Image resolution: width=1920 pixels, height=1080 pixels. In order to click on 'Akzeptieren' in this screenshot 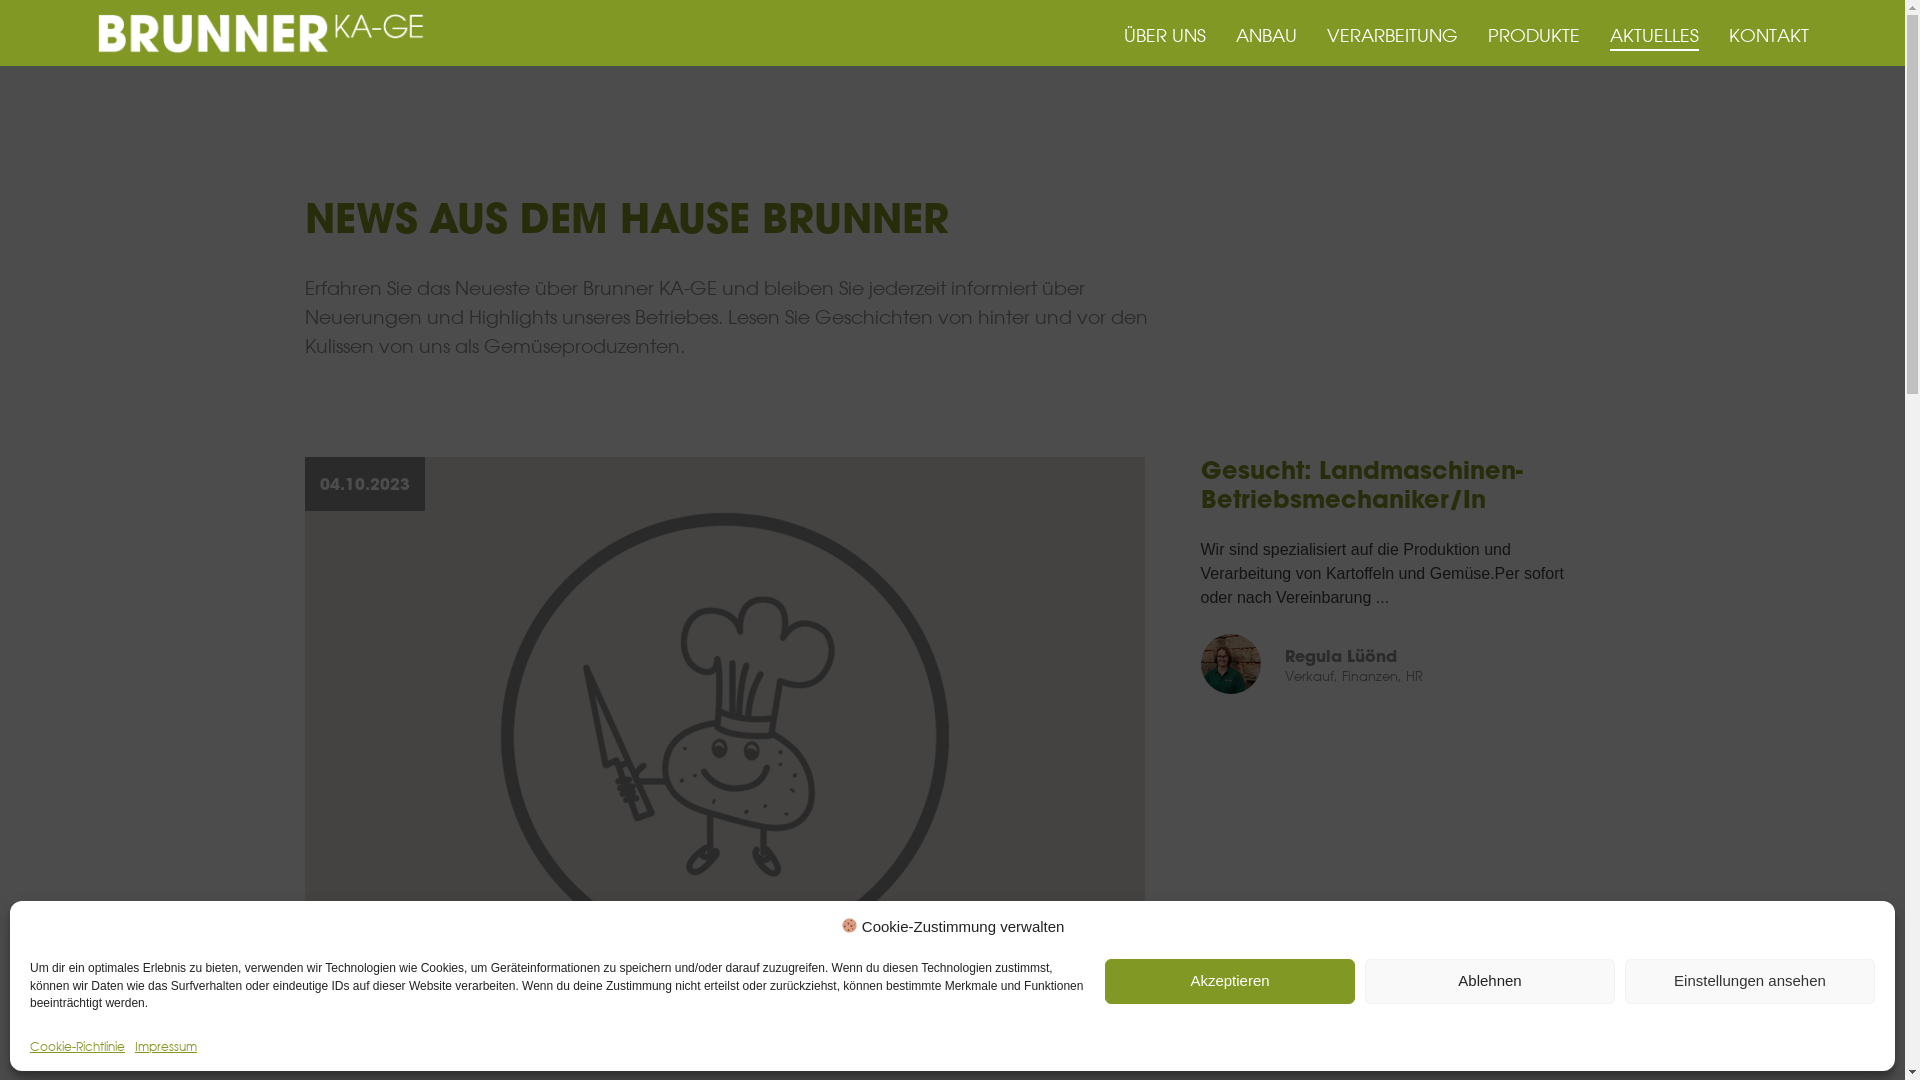, I will do `click(1228, 979)`.